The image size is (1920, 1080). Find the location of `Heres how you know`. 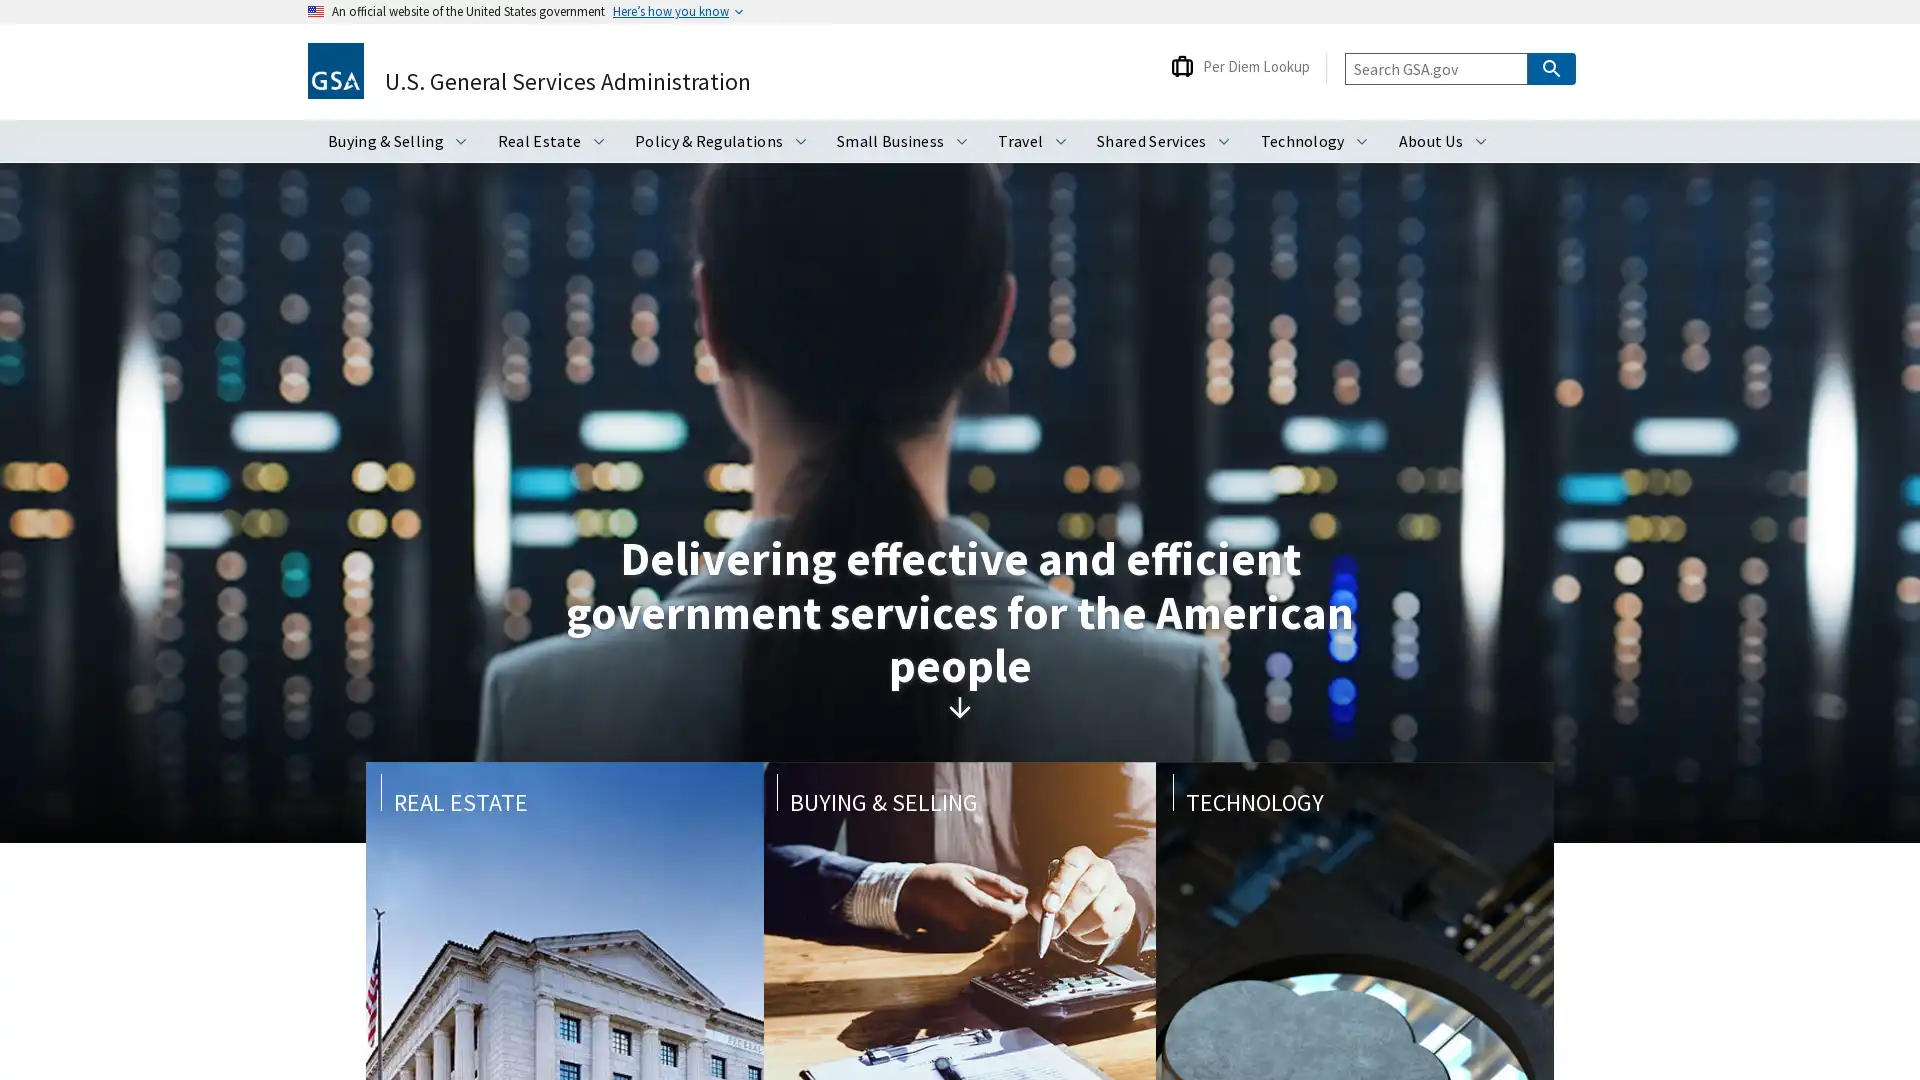

Heres how you know is located at coordinates (671, 11).